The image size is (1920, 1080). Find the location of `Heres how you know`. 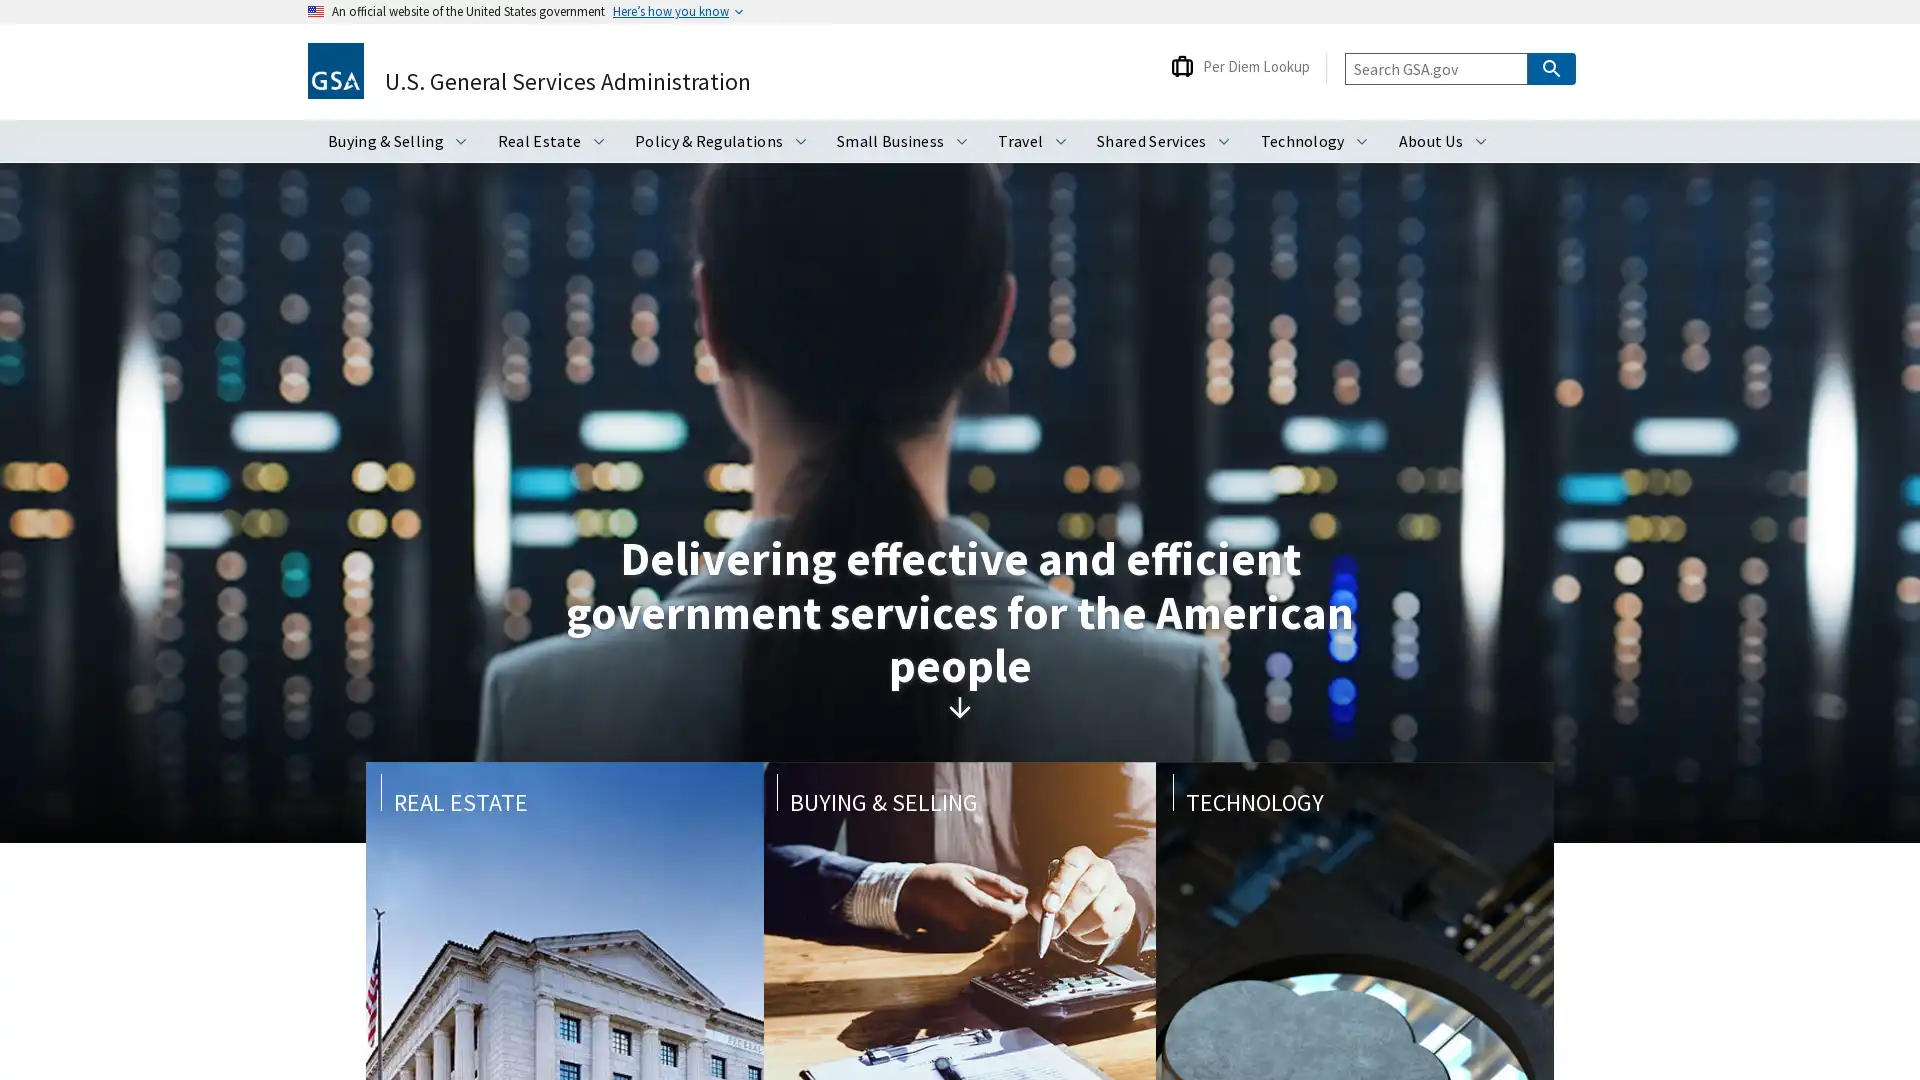

Heres how you know is located at coordinates (671, 11).